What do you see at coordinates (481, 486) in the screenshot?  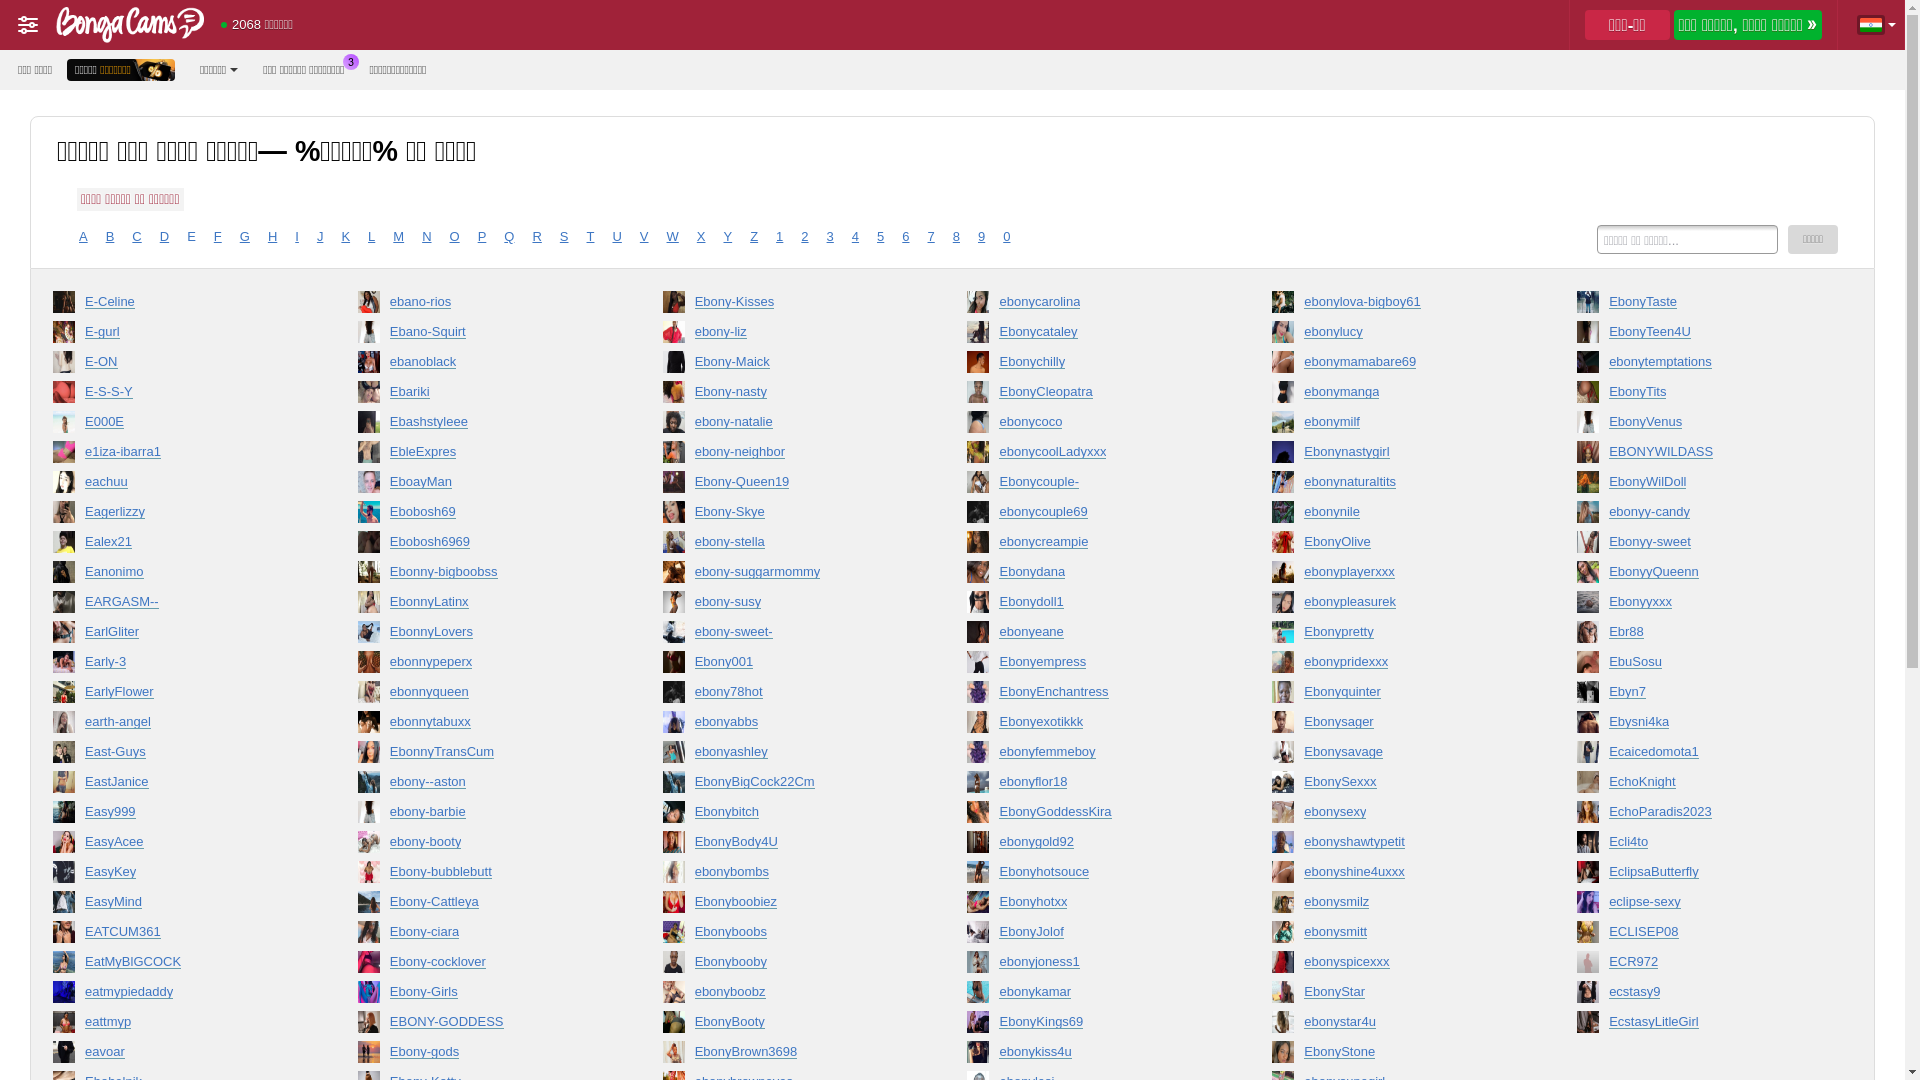 I see `'EboayMan'` at bounding box center [481, 486].